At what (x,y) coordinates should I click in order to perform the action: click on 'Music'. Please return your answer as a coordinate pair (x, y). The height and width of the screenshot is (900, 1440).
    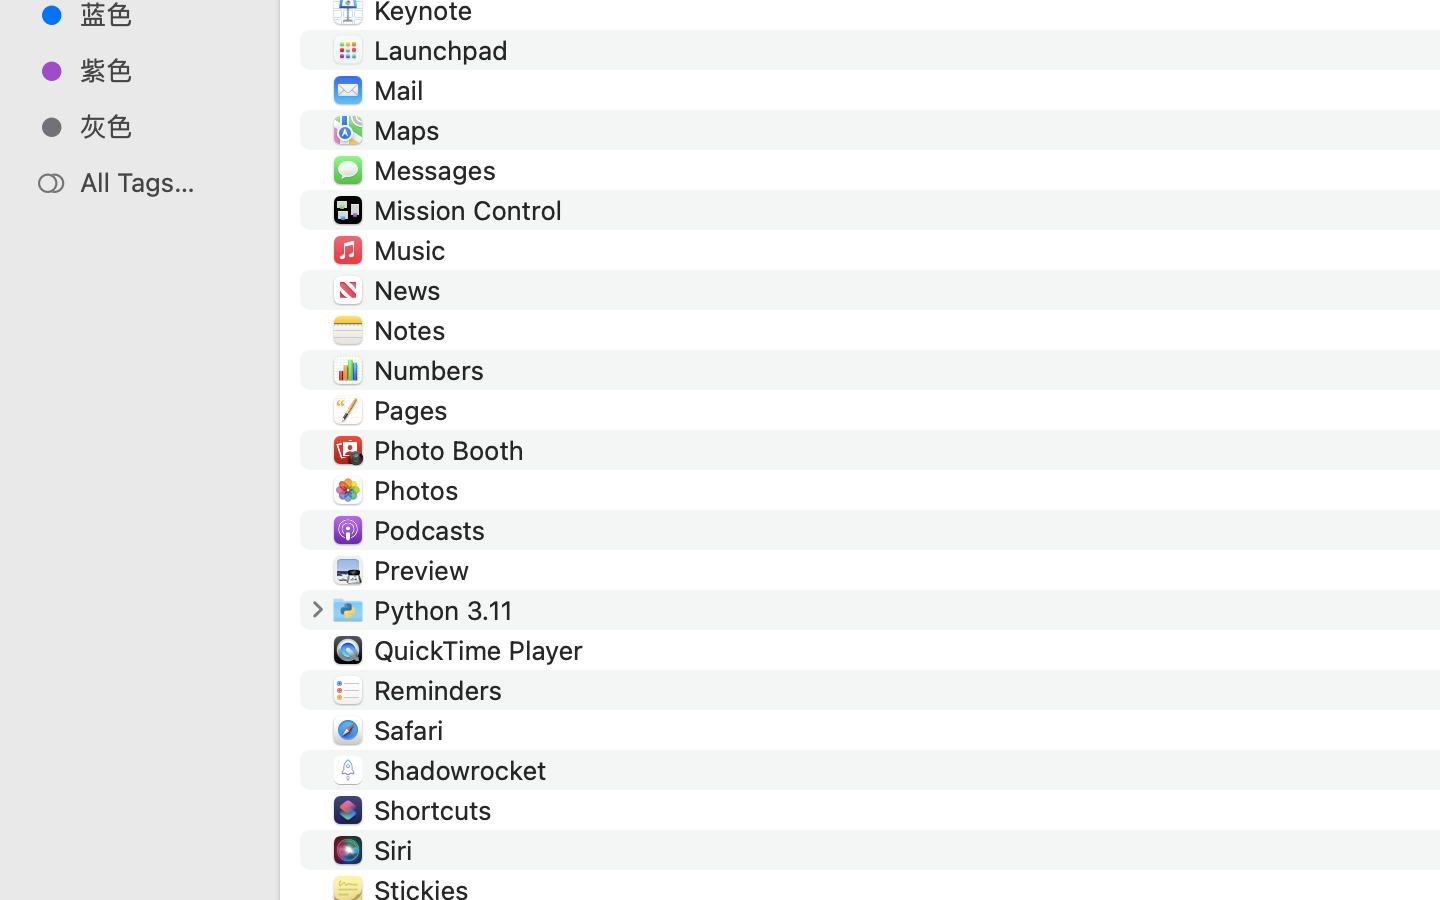
    Looking at the image, I should click on (412, 249).